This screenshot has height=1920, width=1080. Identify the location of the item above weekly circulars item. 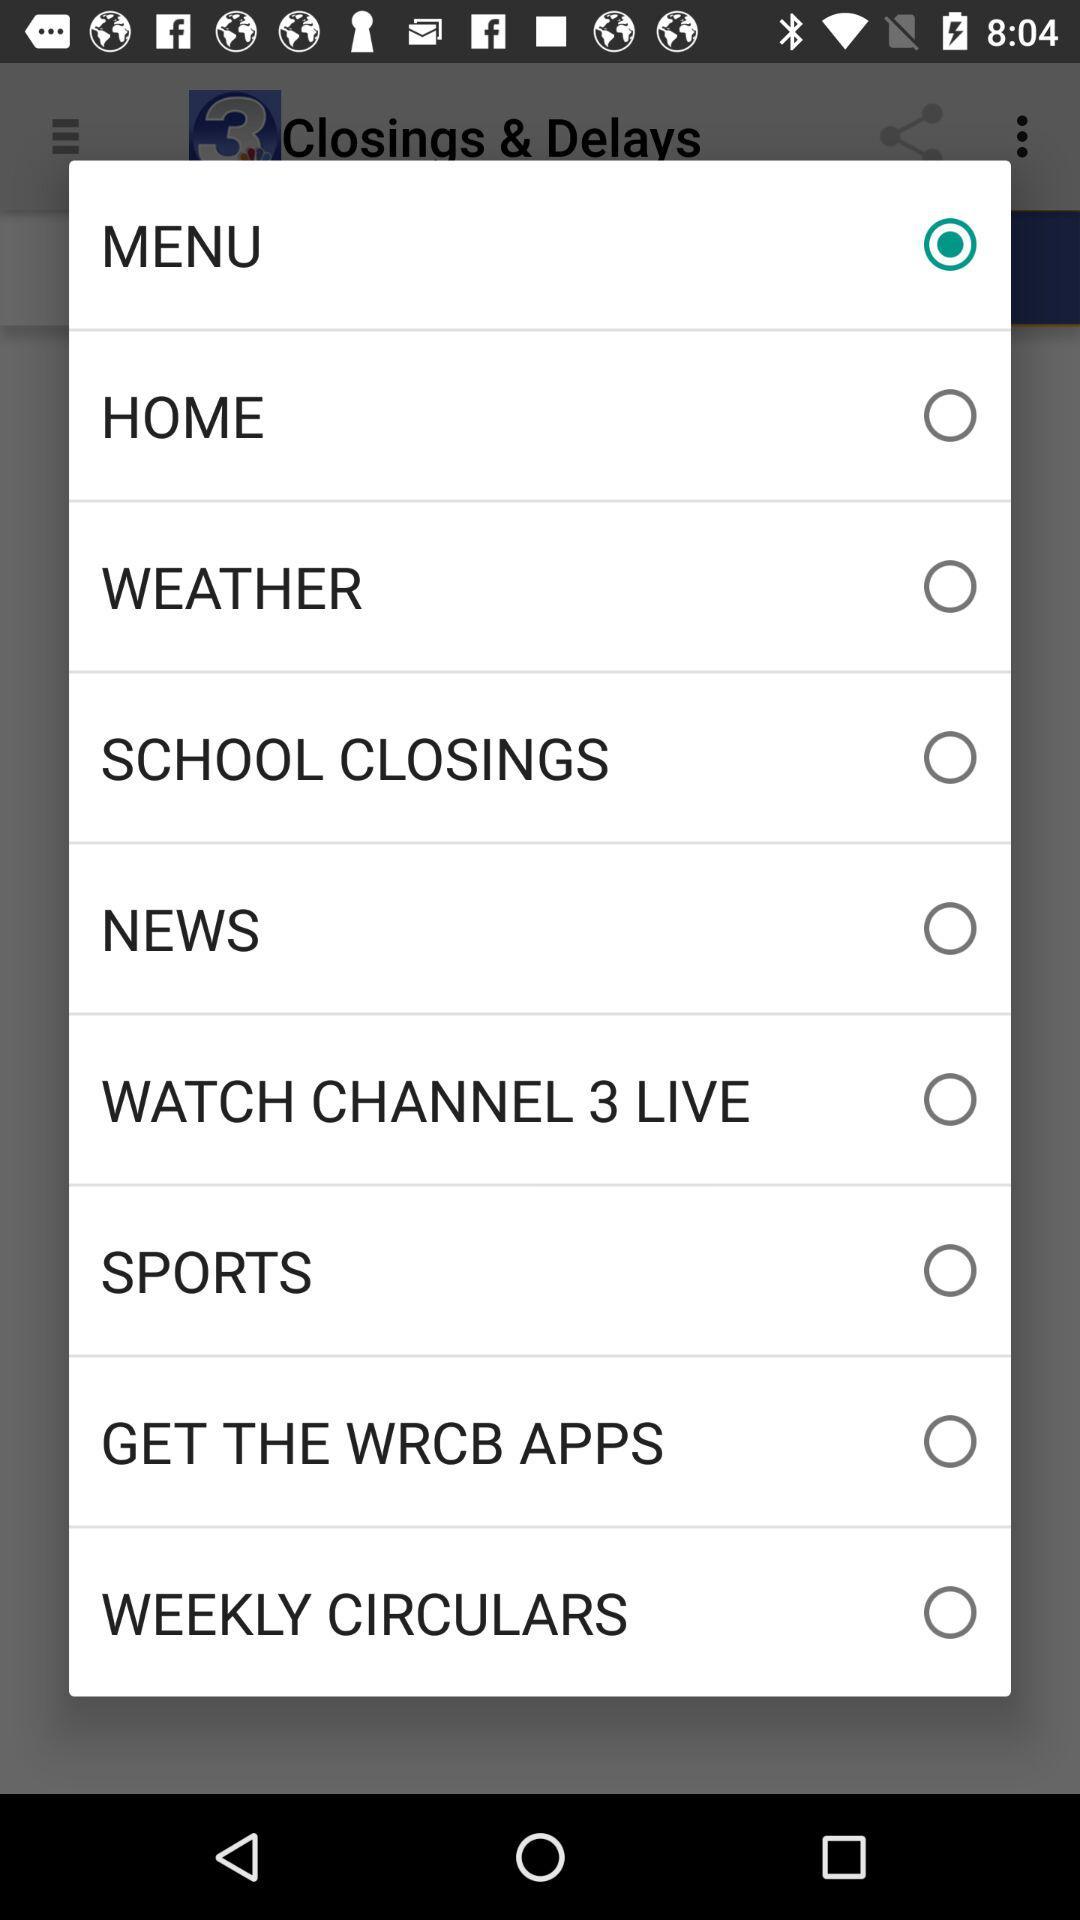
(540, 1441).